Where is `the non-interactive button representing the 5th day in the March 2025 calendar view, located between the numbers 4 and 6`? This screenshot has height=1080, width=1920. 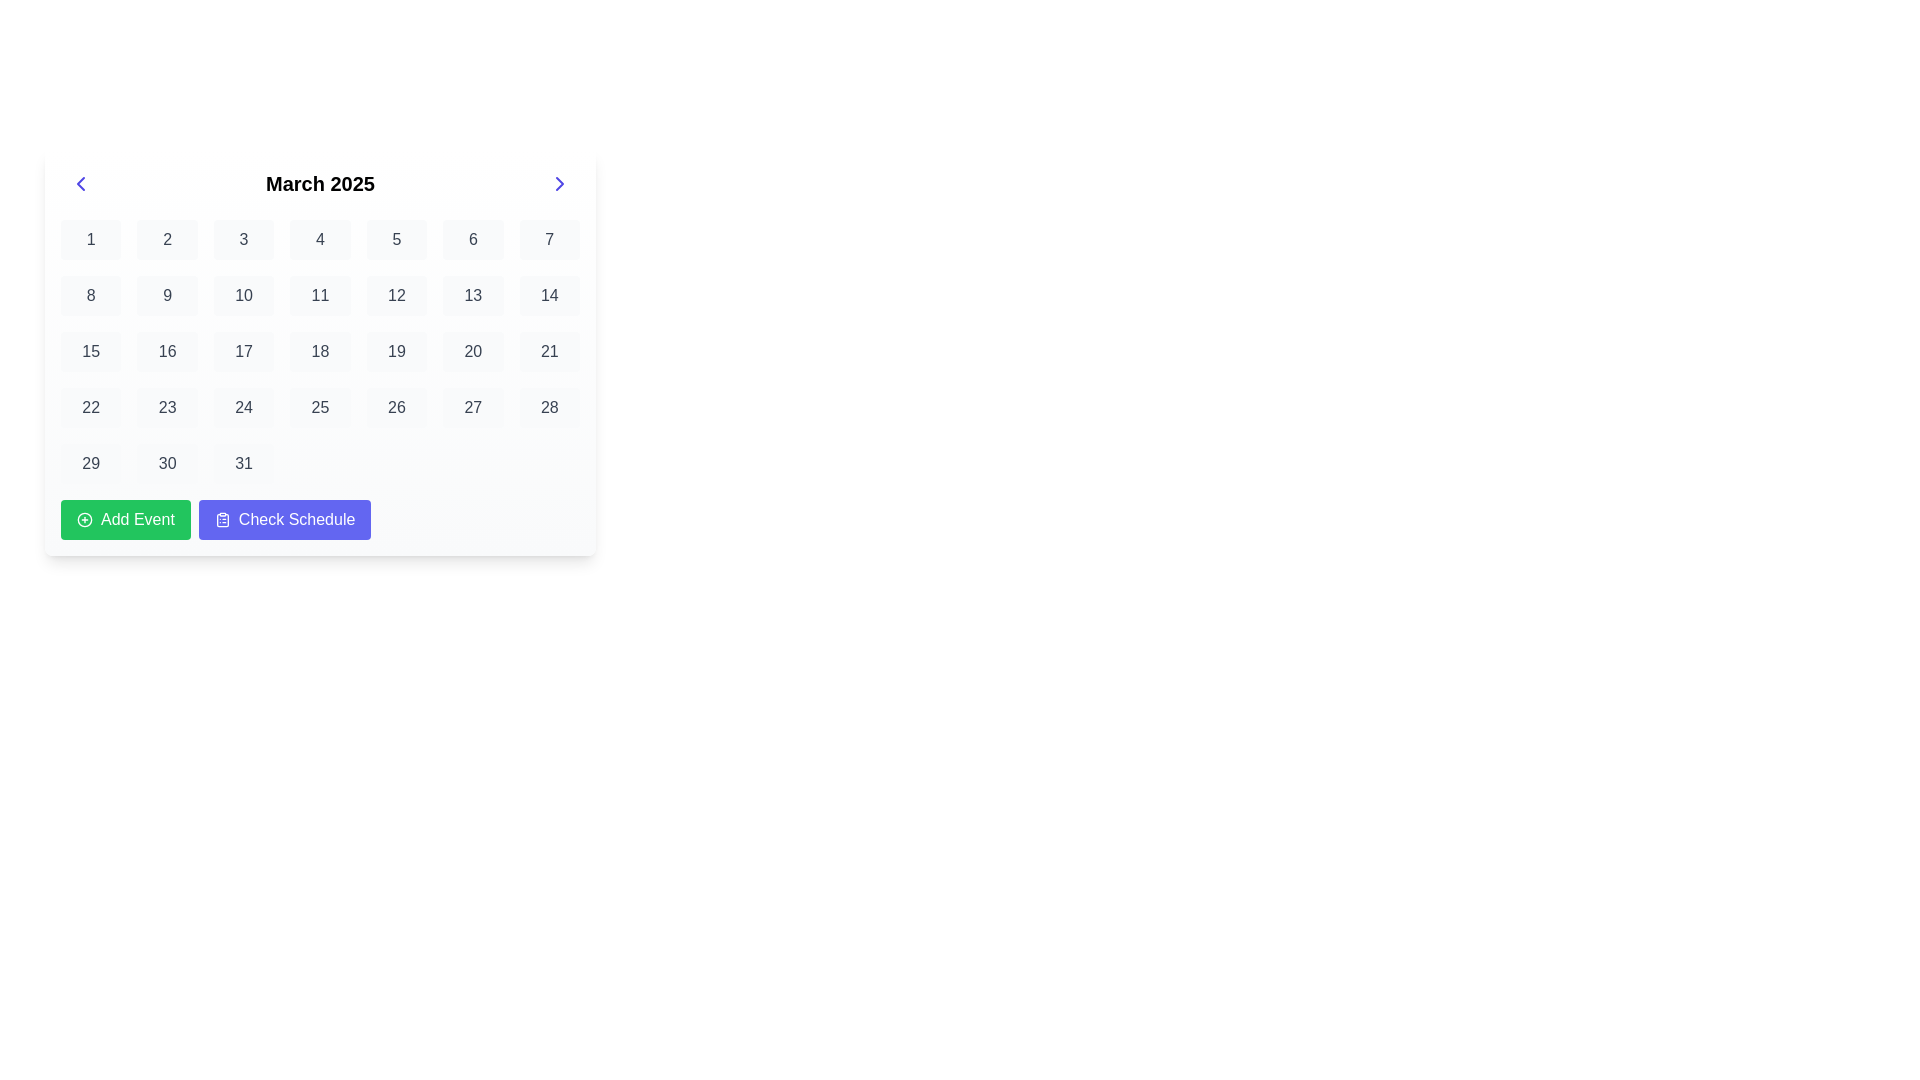 the non-interactive button representing the 5th day in the March 2025 calendar view, located between the numbers 4 and 6 is located at coordinates (396, 238).